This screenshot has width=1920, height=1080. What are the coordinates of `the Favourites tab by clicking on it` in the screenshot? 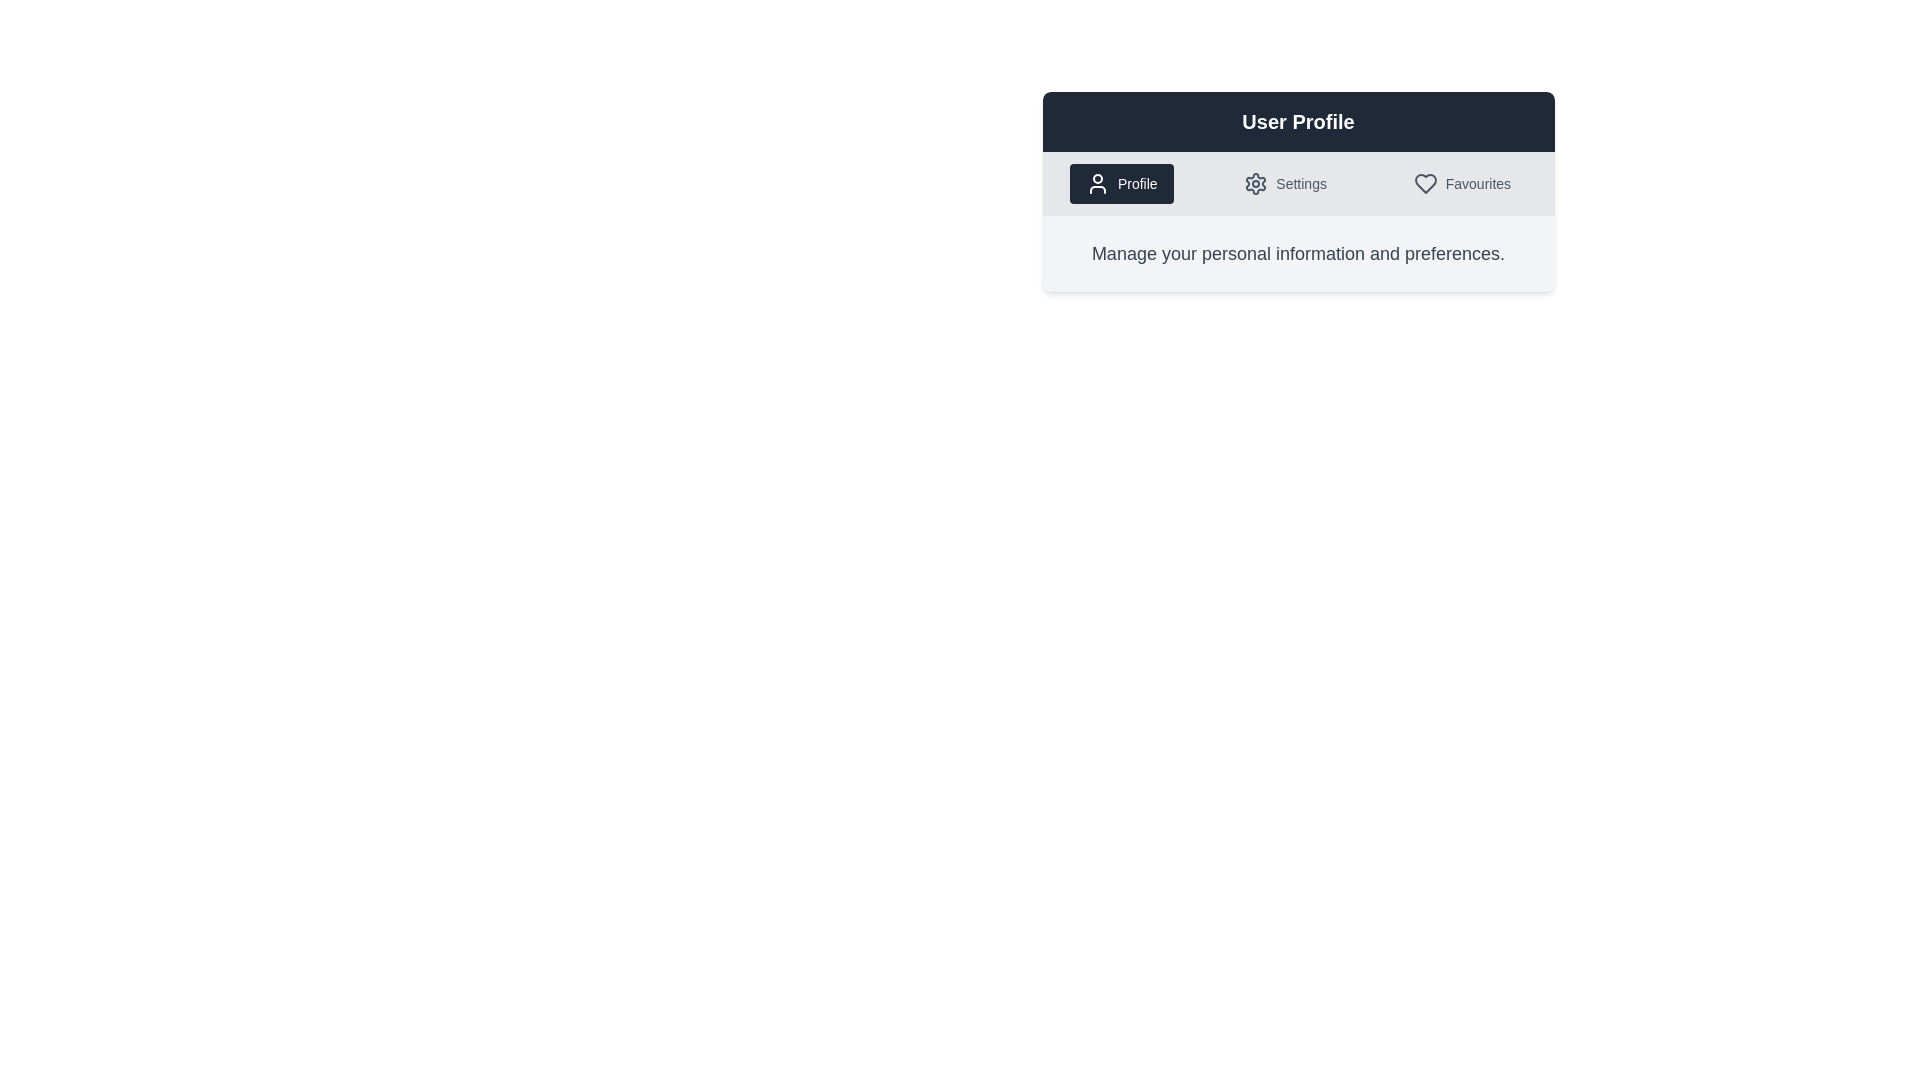 It's located at (1462, 184).